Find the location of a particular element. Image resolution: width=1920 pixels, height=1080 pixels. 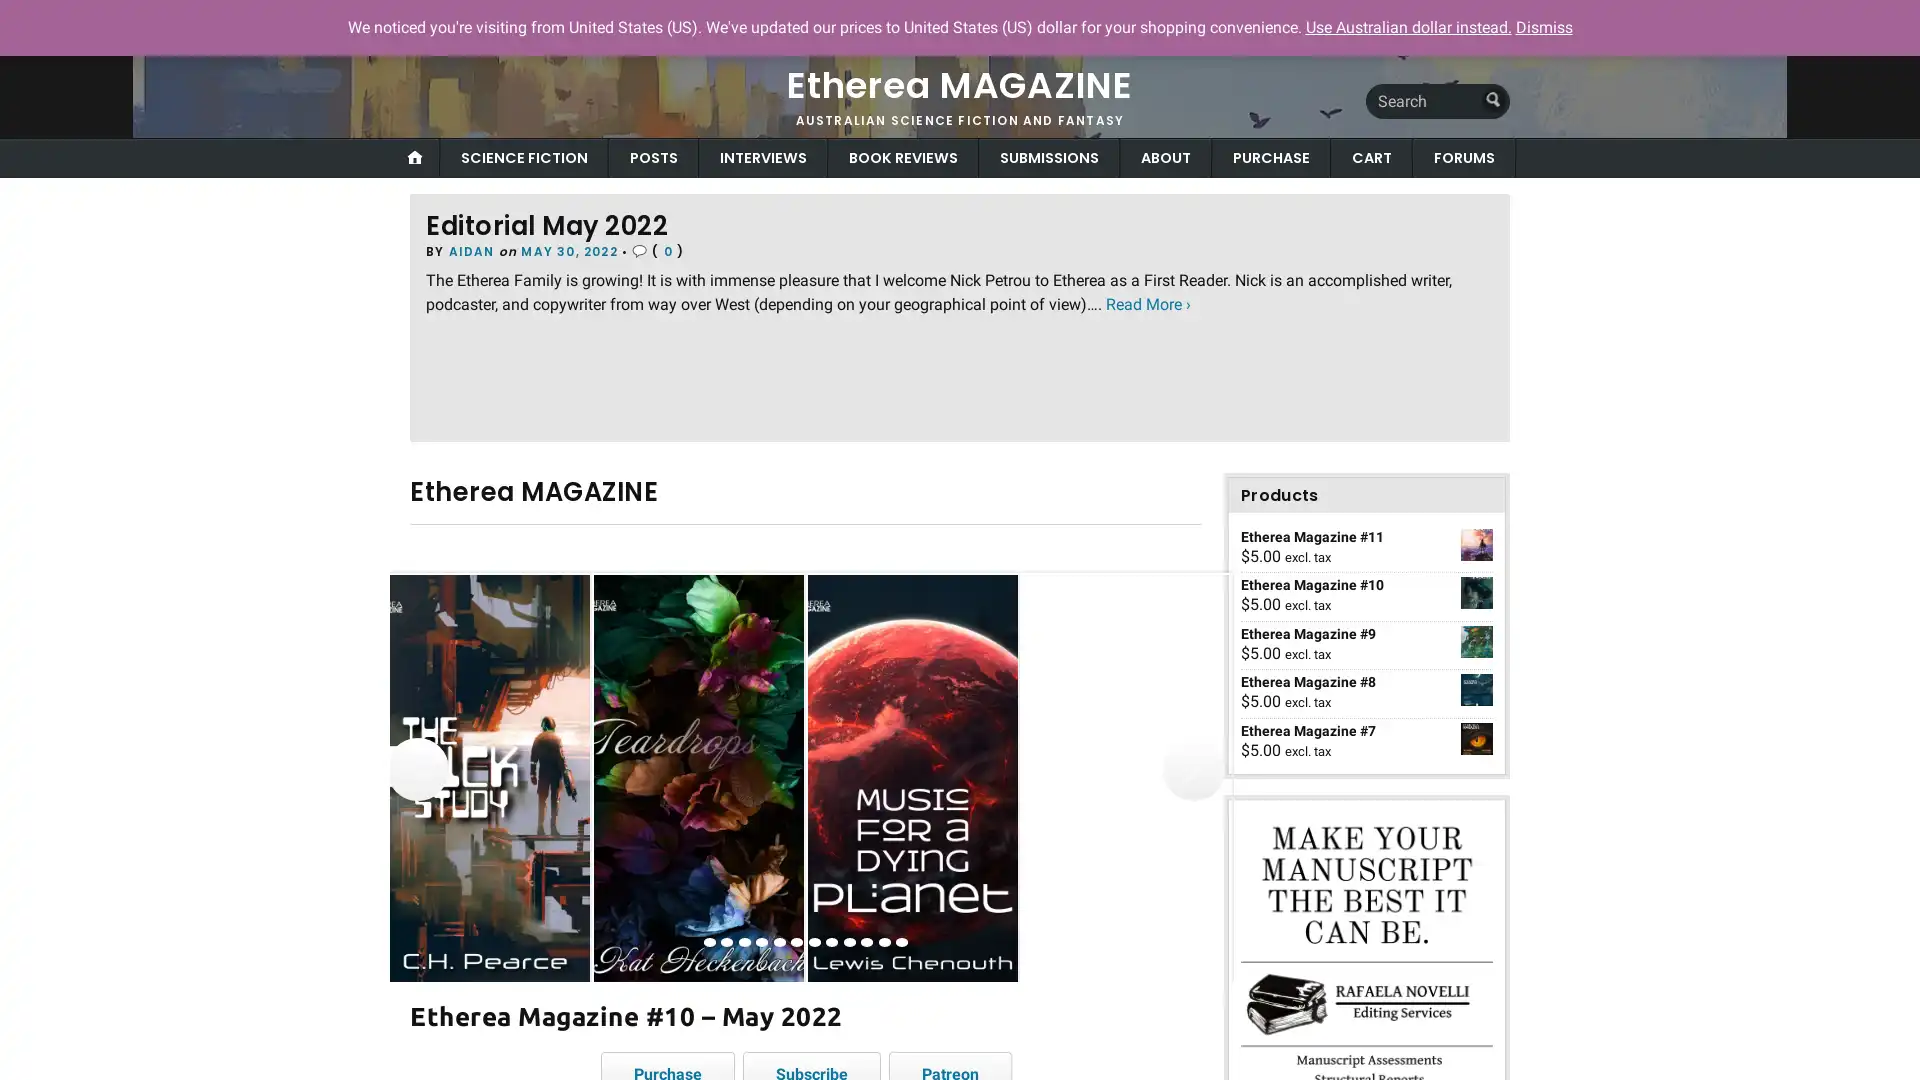

view image 2 of 12 in carousel is located at coordinates (725, 941).